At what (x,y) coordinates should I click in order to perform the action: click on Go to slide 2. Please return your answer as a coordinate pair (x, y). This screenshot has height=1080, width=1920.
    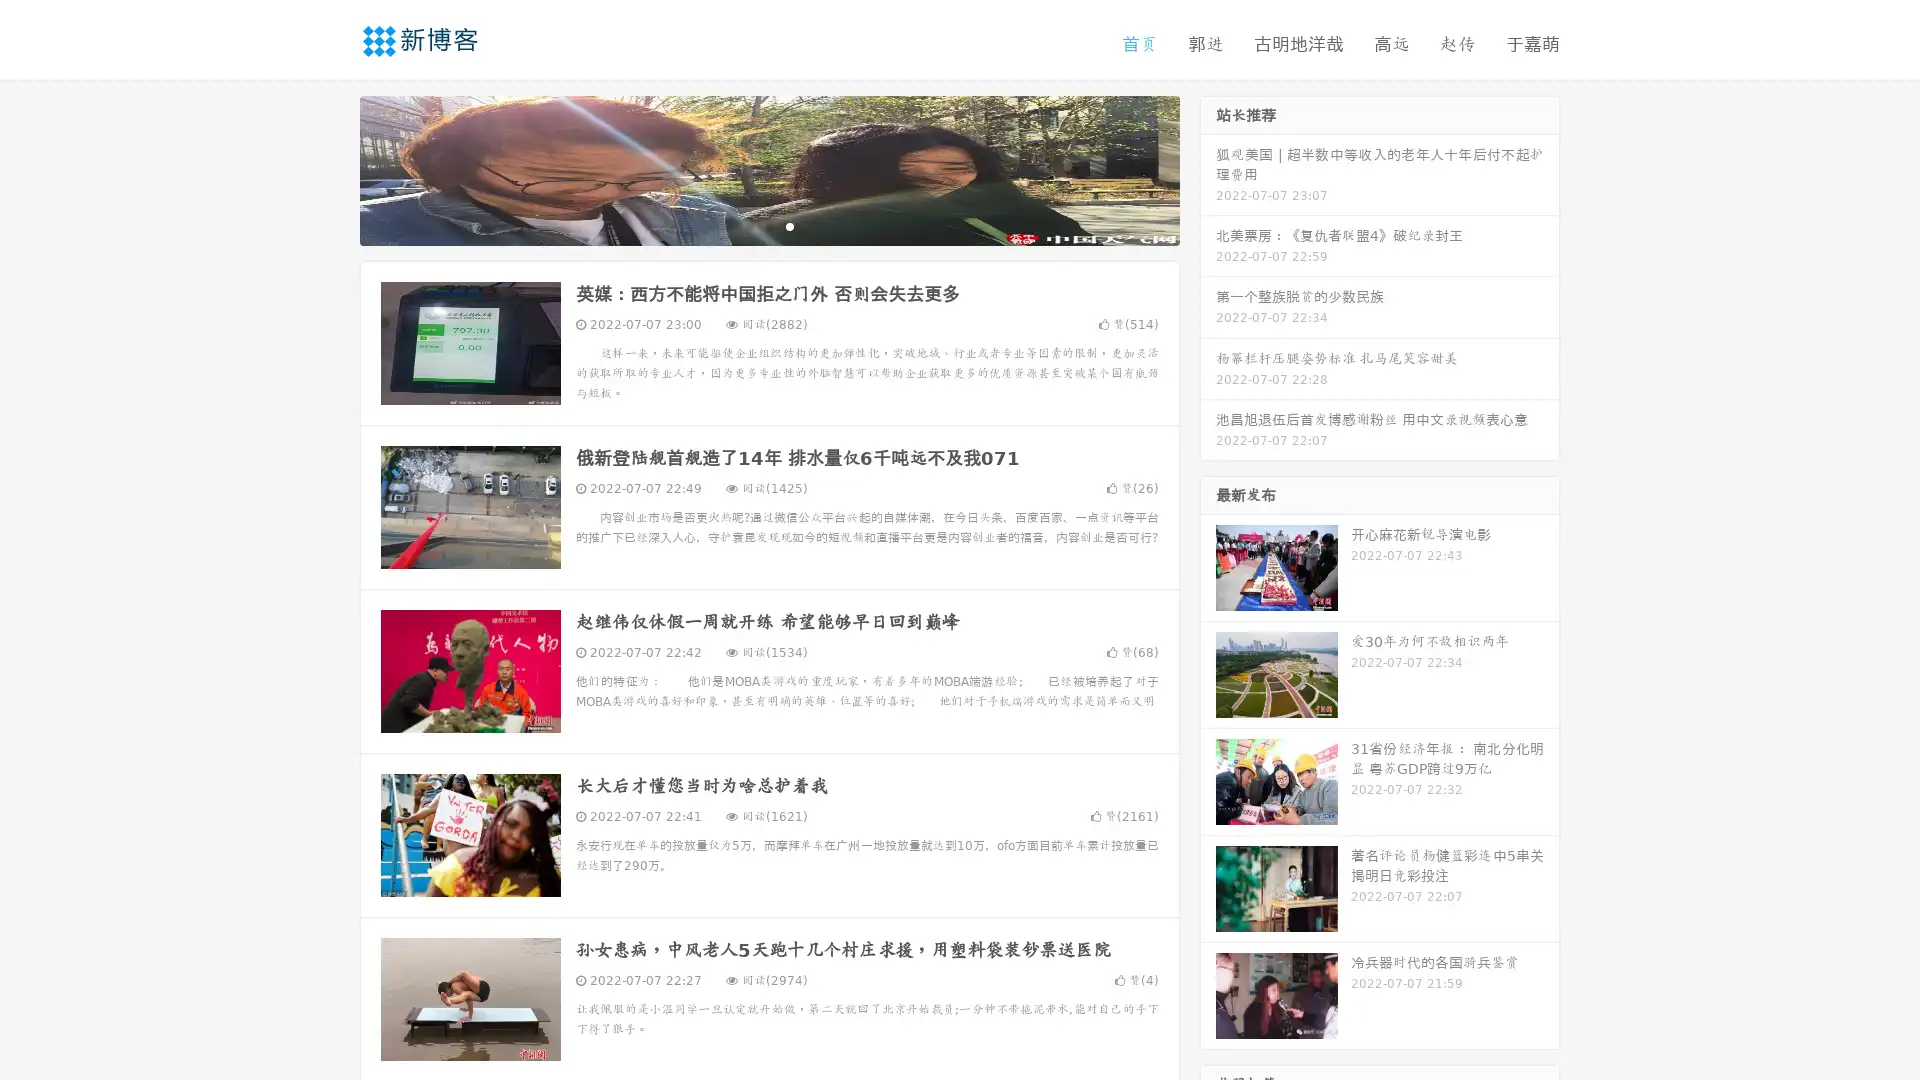
    Looking at the image, I should click on (768, 225).